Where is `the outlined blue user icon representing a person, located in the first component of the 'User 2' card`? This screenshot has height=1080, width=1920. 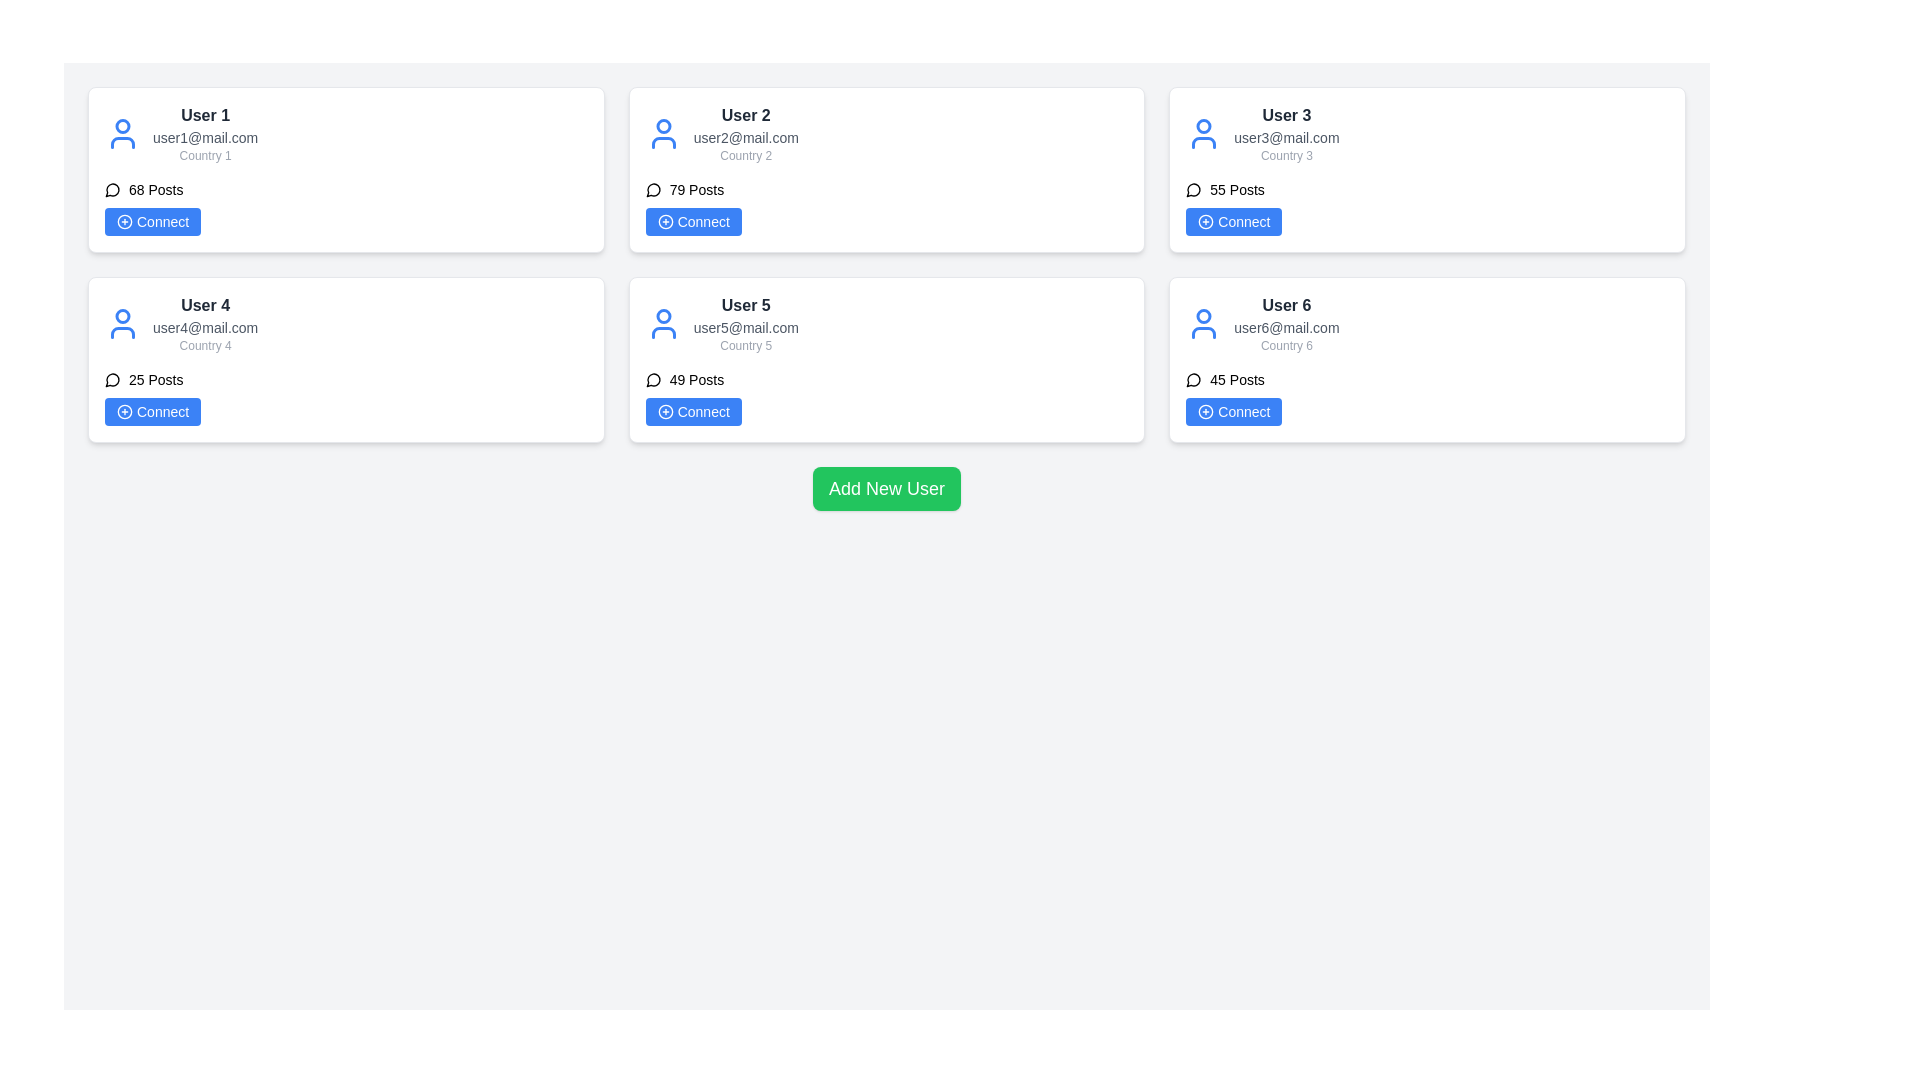 the outlined blue user icon representing a person, located in the first component of the 'User 2' card is located at coordinates (663, 134).